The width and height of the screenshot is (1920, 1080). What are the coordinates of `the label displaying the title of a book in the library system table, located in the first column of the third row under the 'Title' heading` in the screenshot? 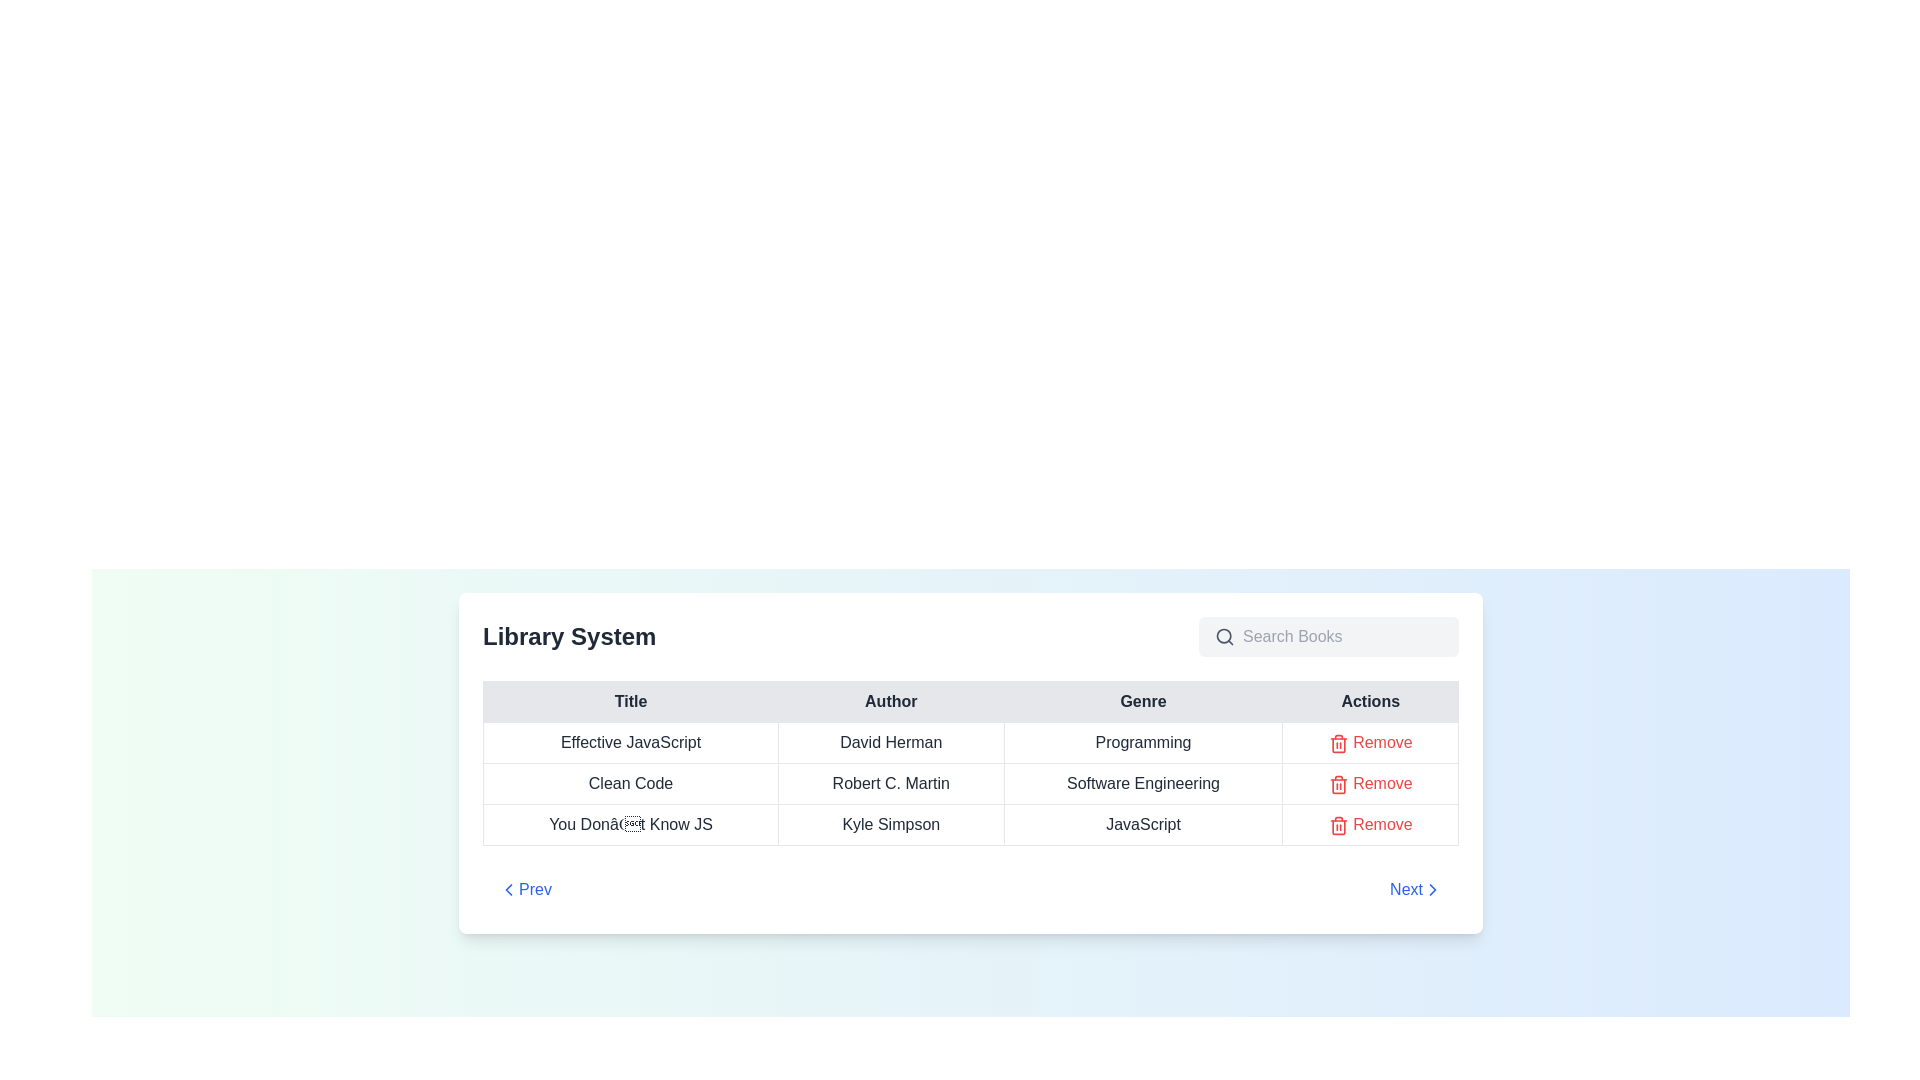 It's located at (630, 825).